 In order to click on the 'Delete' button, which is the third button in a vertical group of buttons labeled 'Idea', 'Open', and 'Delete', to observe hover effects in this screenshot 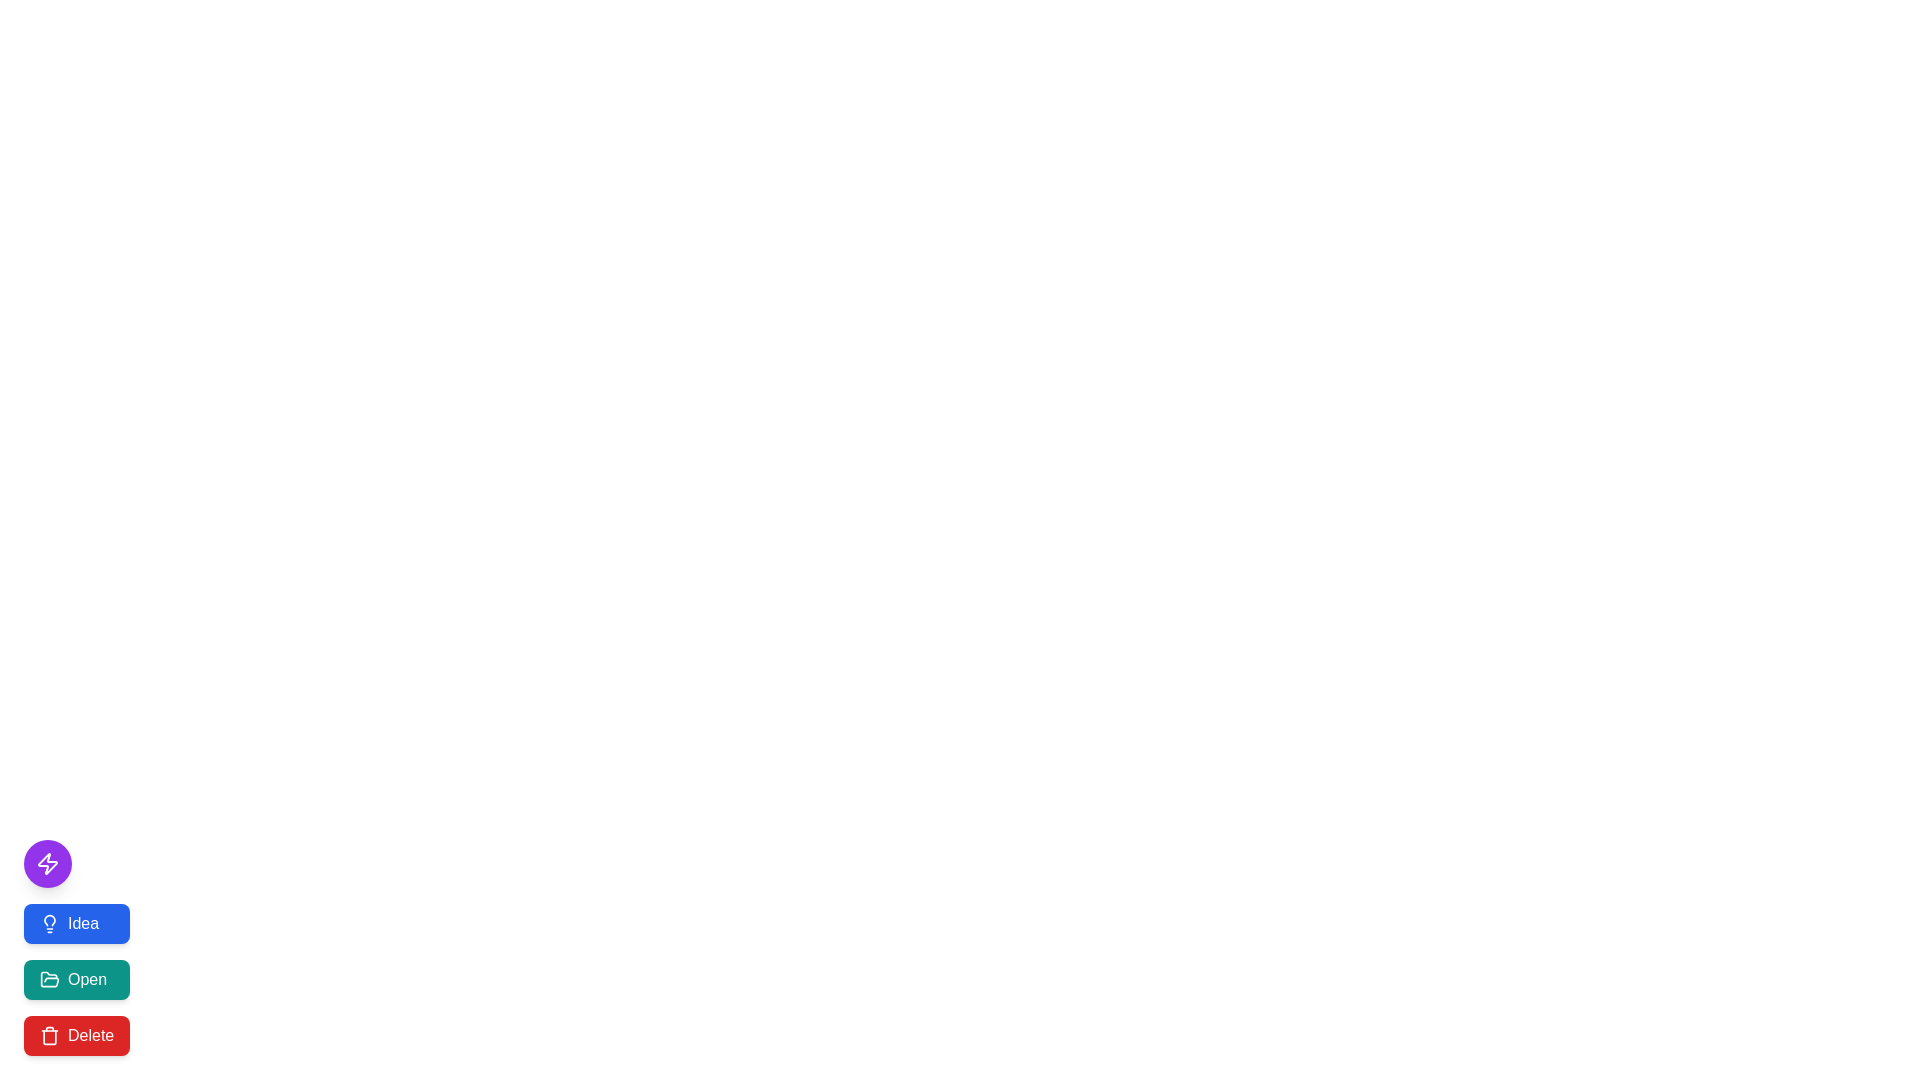, I will do `click(77, 1035)`.